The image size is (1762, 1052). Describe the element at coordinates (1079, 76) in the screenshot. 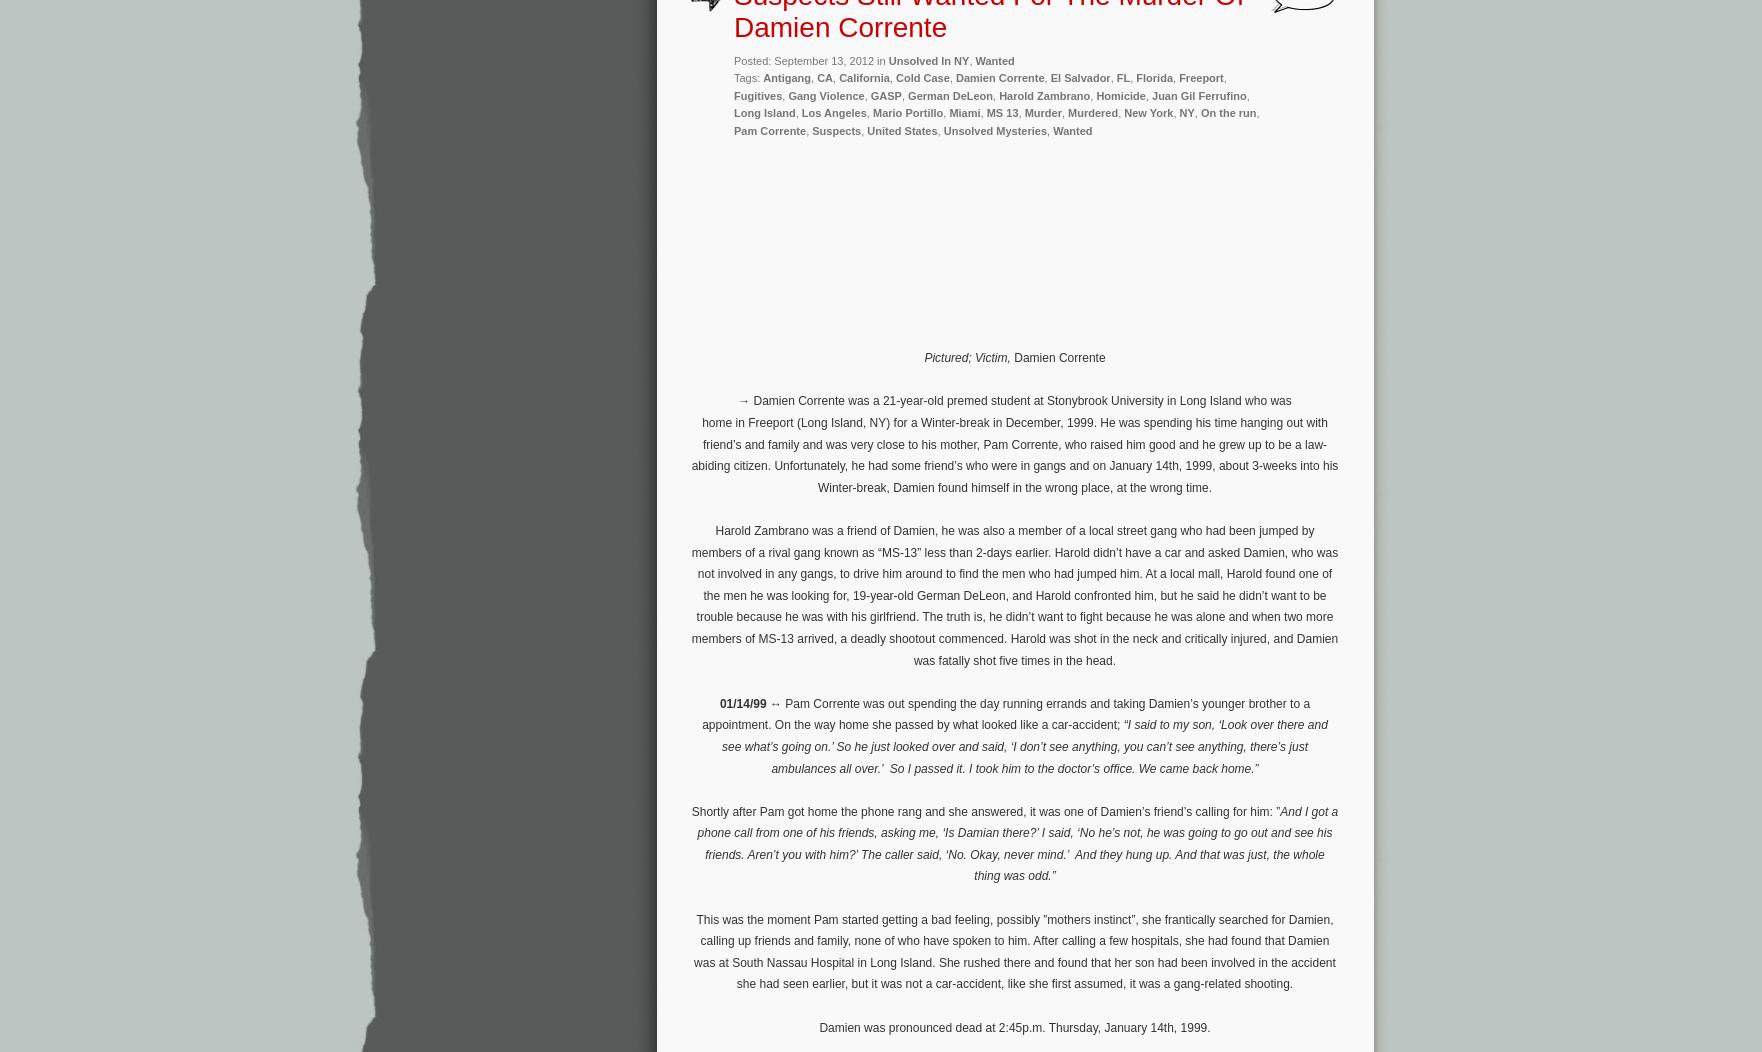

I see `'El Salvador'` at that location.